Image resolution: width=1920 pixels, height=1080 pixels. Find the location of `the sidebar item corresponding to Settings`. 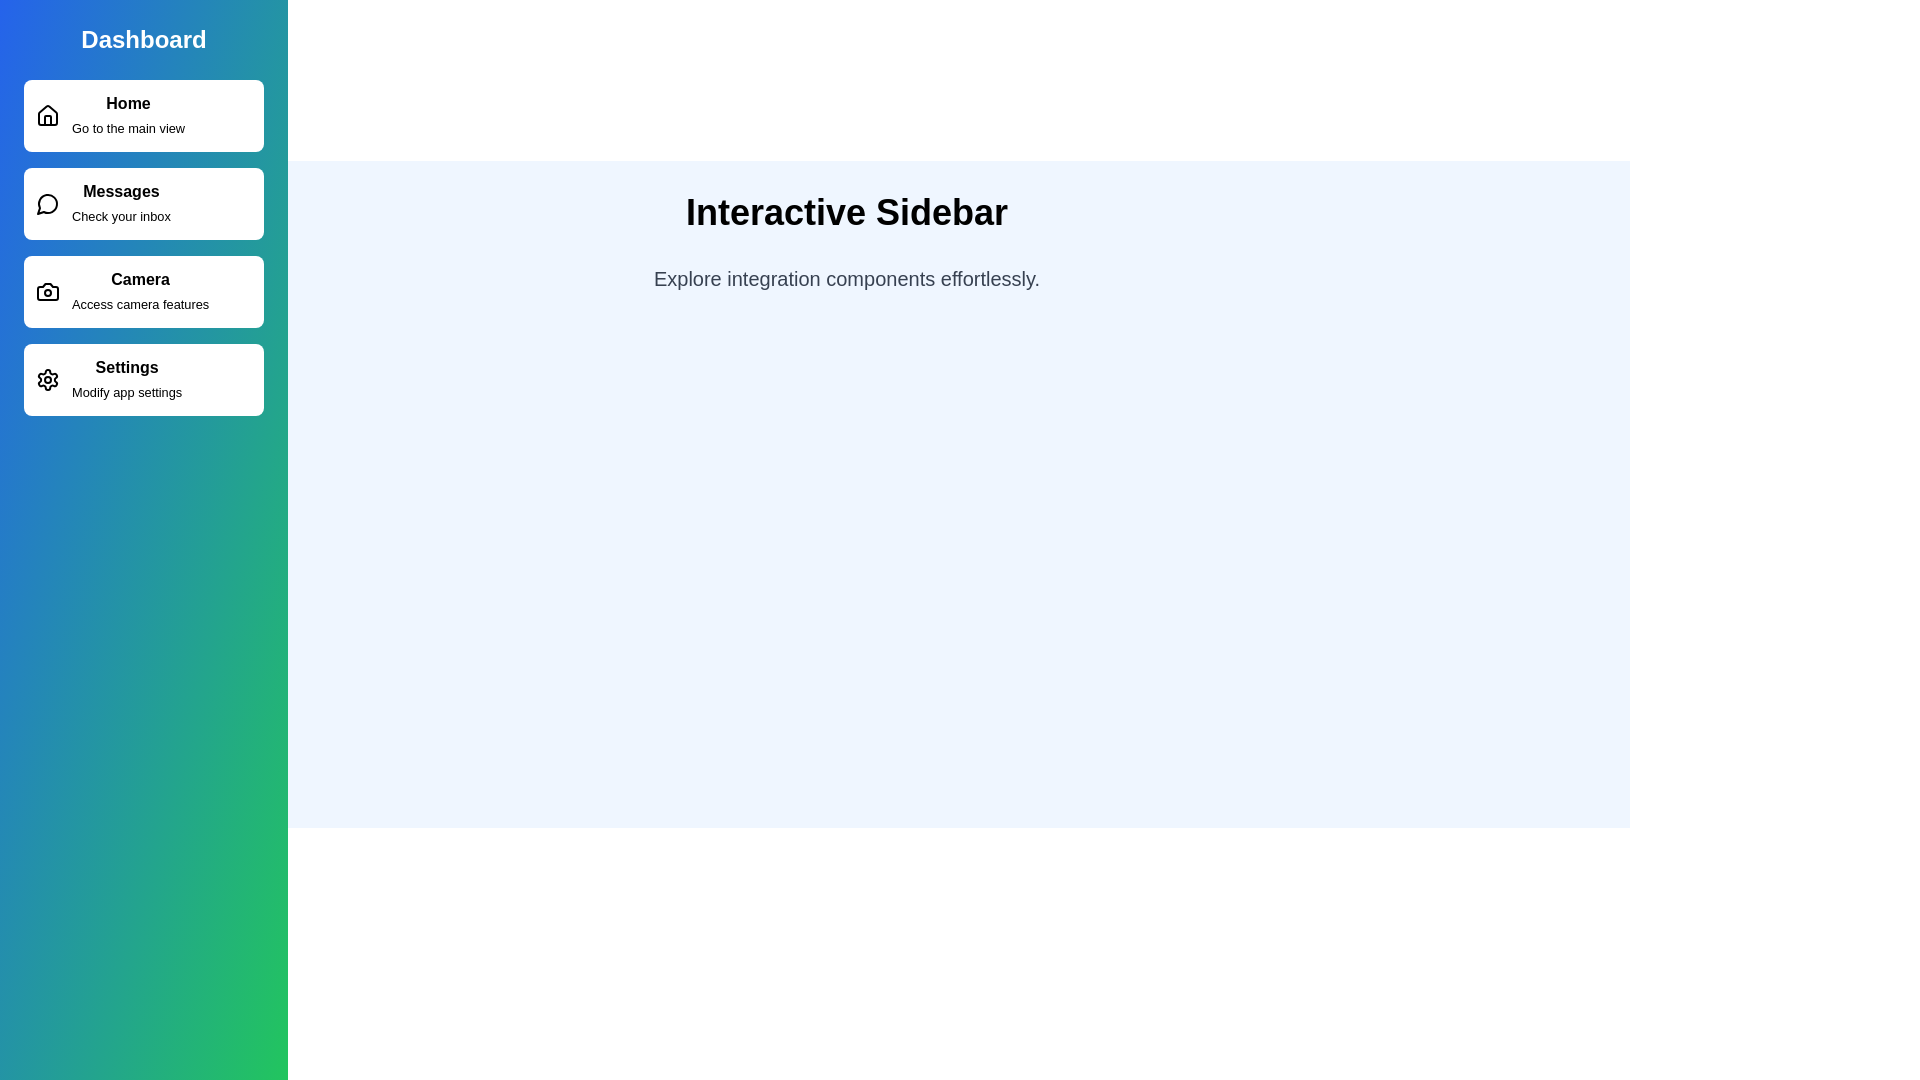

the sidebar item corresponding to Settings is located at coordinates (143, 380).